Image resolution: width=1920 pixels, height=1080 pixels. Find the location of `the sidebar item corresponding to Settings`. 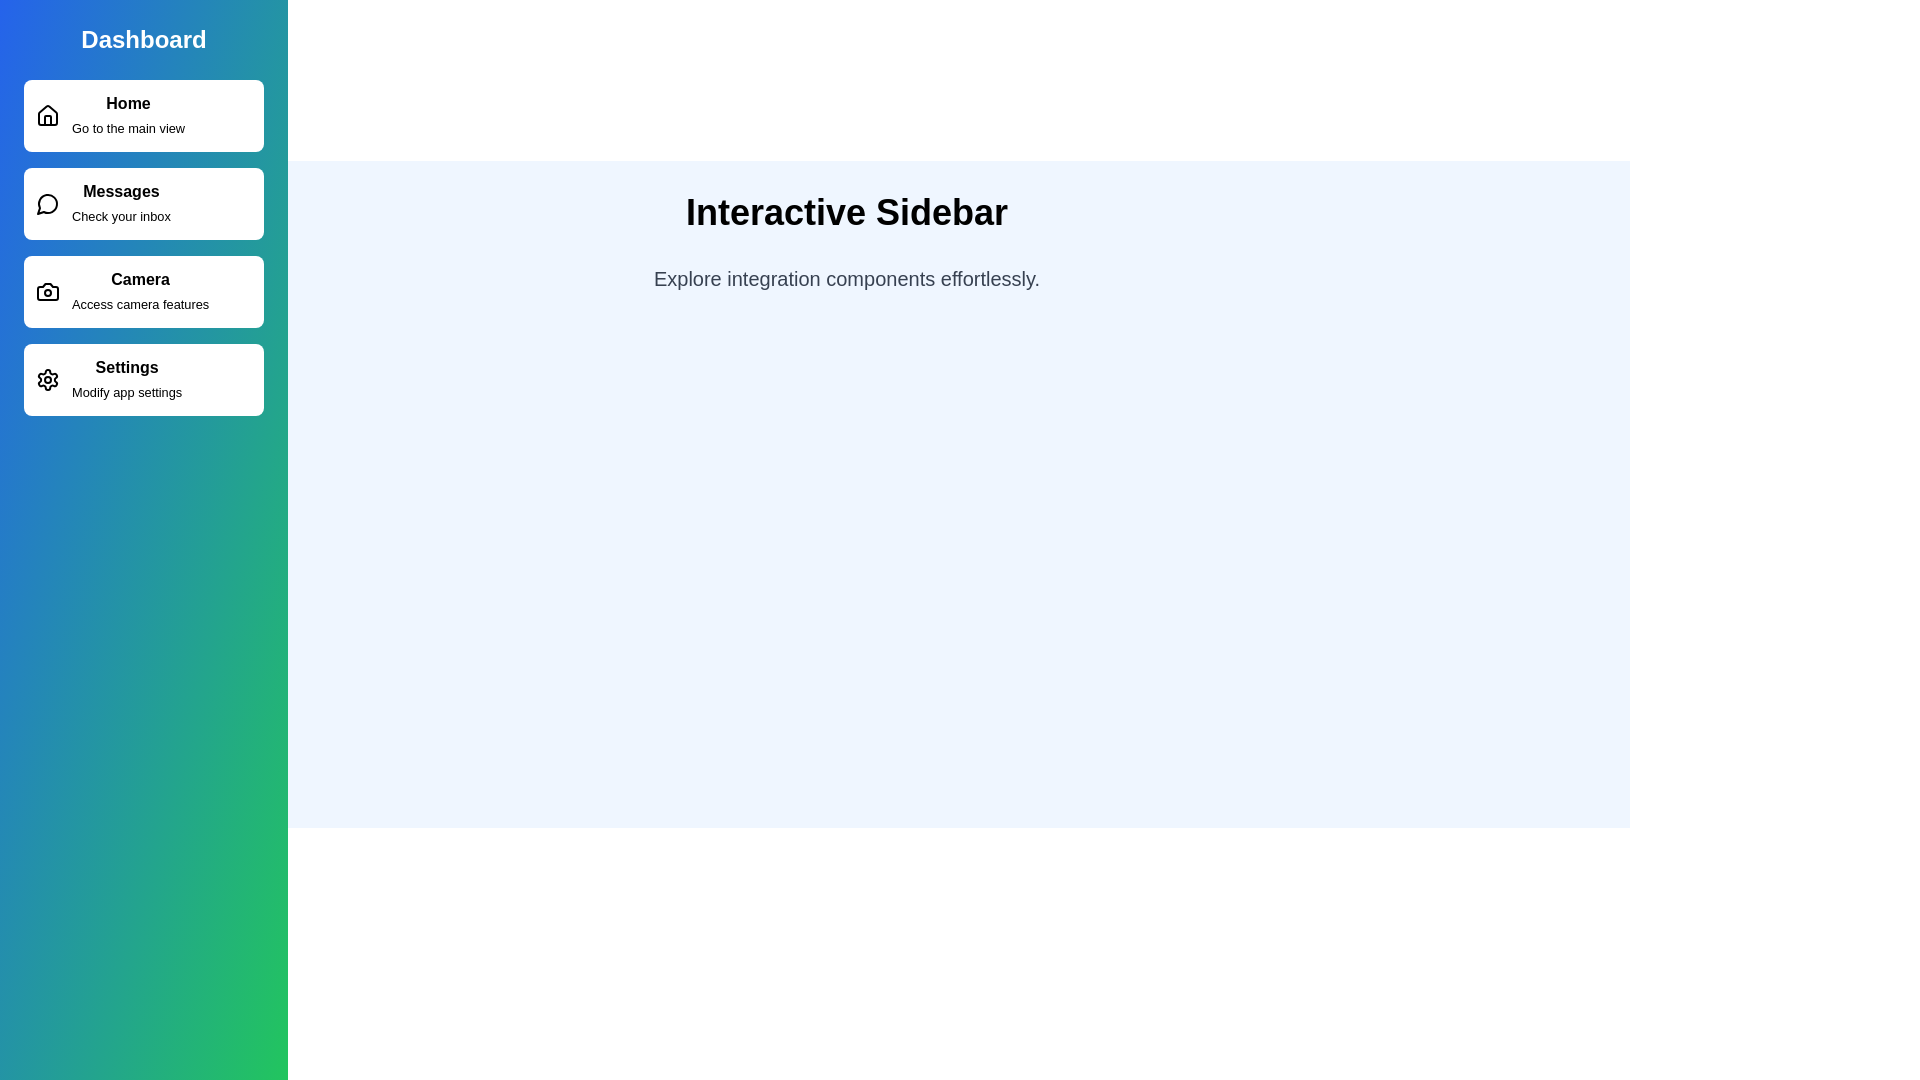

the sidebar item corresponding to Settings is located at coordinates (143, 380).